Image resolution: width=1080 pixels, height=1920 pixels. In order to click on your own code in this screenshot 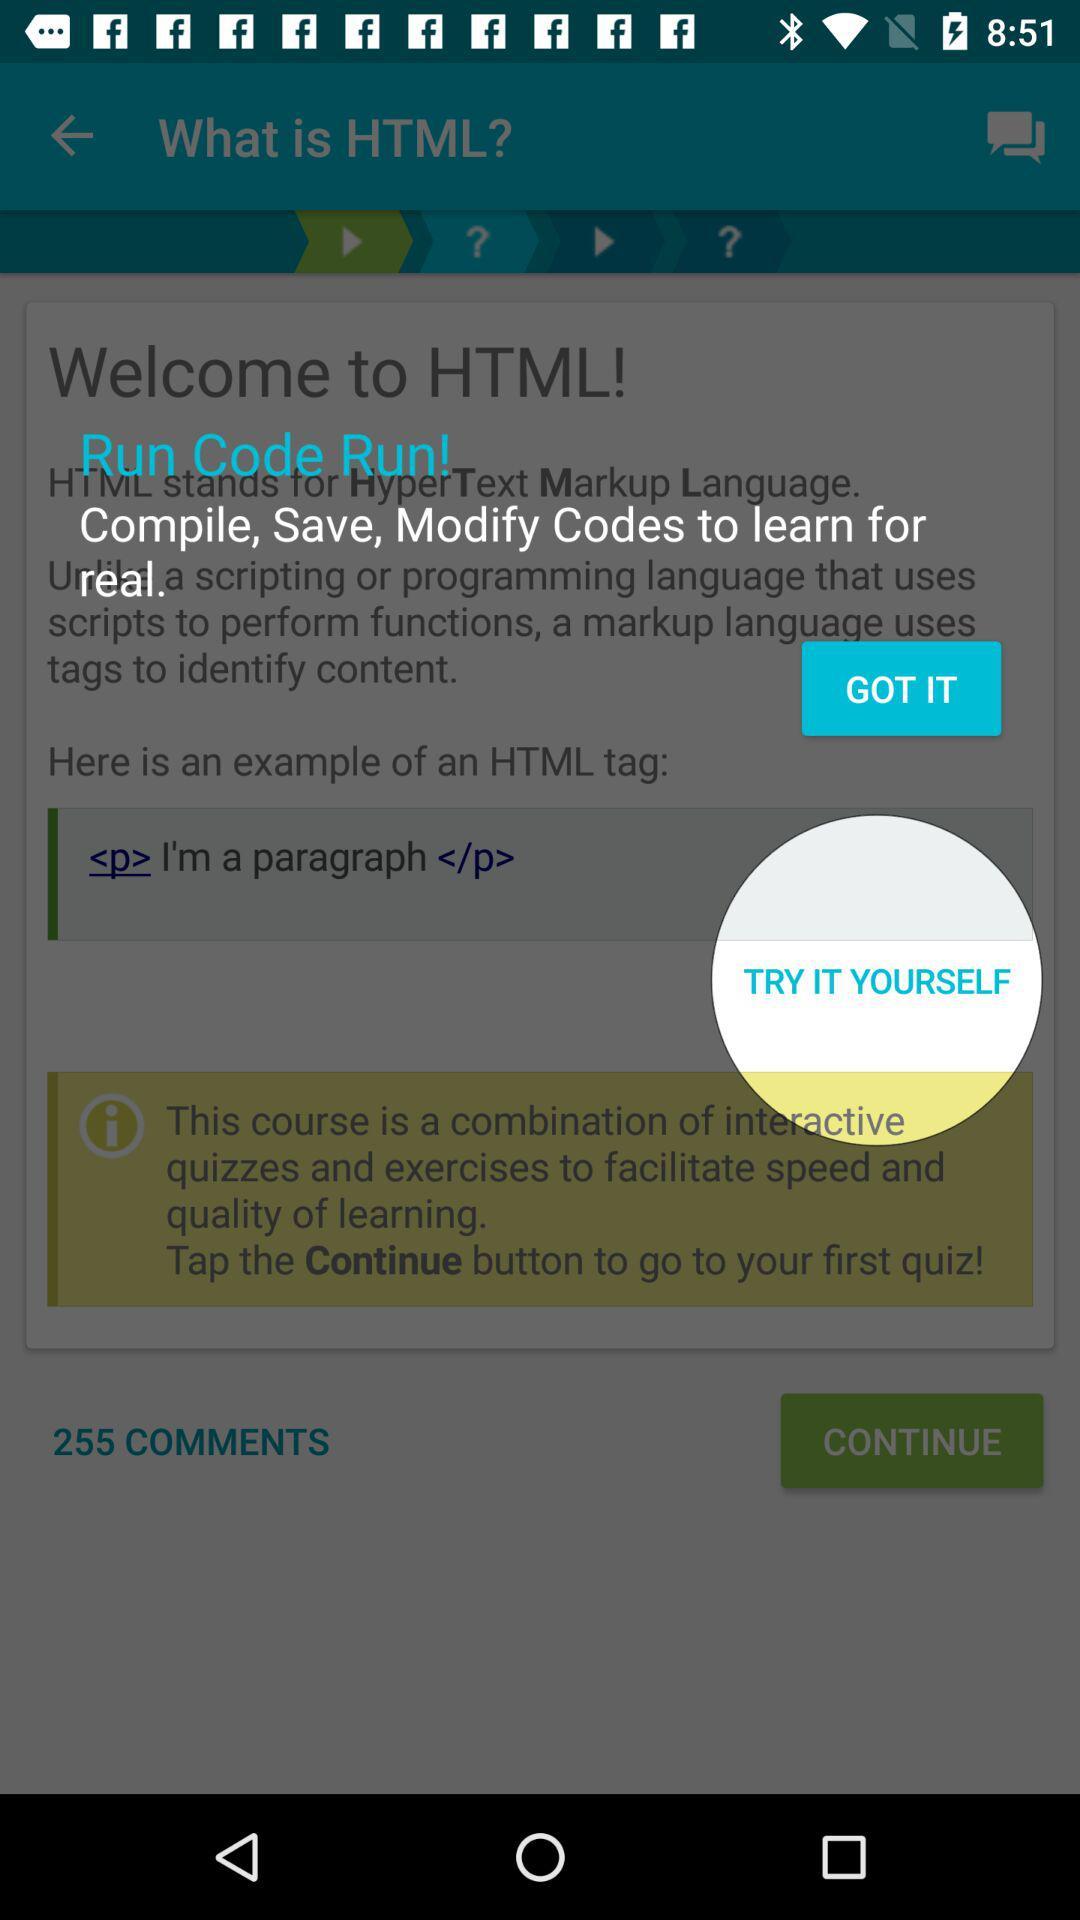, I will do `click(729, 240)`.